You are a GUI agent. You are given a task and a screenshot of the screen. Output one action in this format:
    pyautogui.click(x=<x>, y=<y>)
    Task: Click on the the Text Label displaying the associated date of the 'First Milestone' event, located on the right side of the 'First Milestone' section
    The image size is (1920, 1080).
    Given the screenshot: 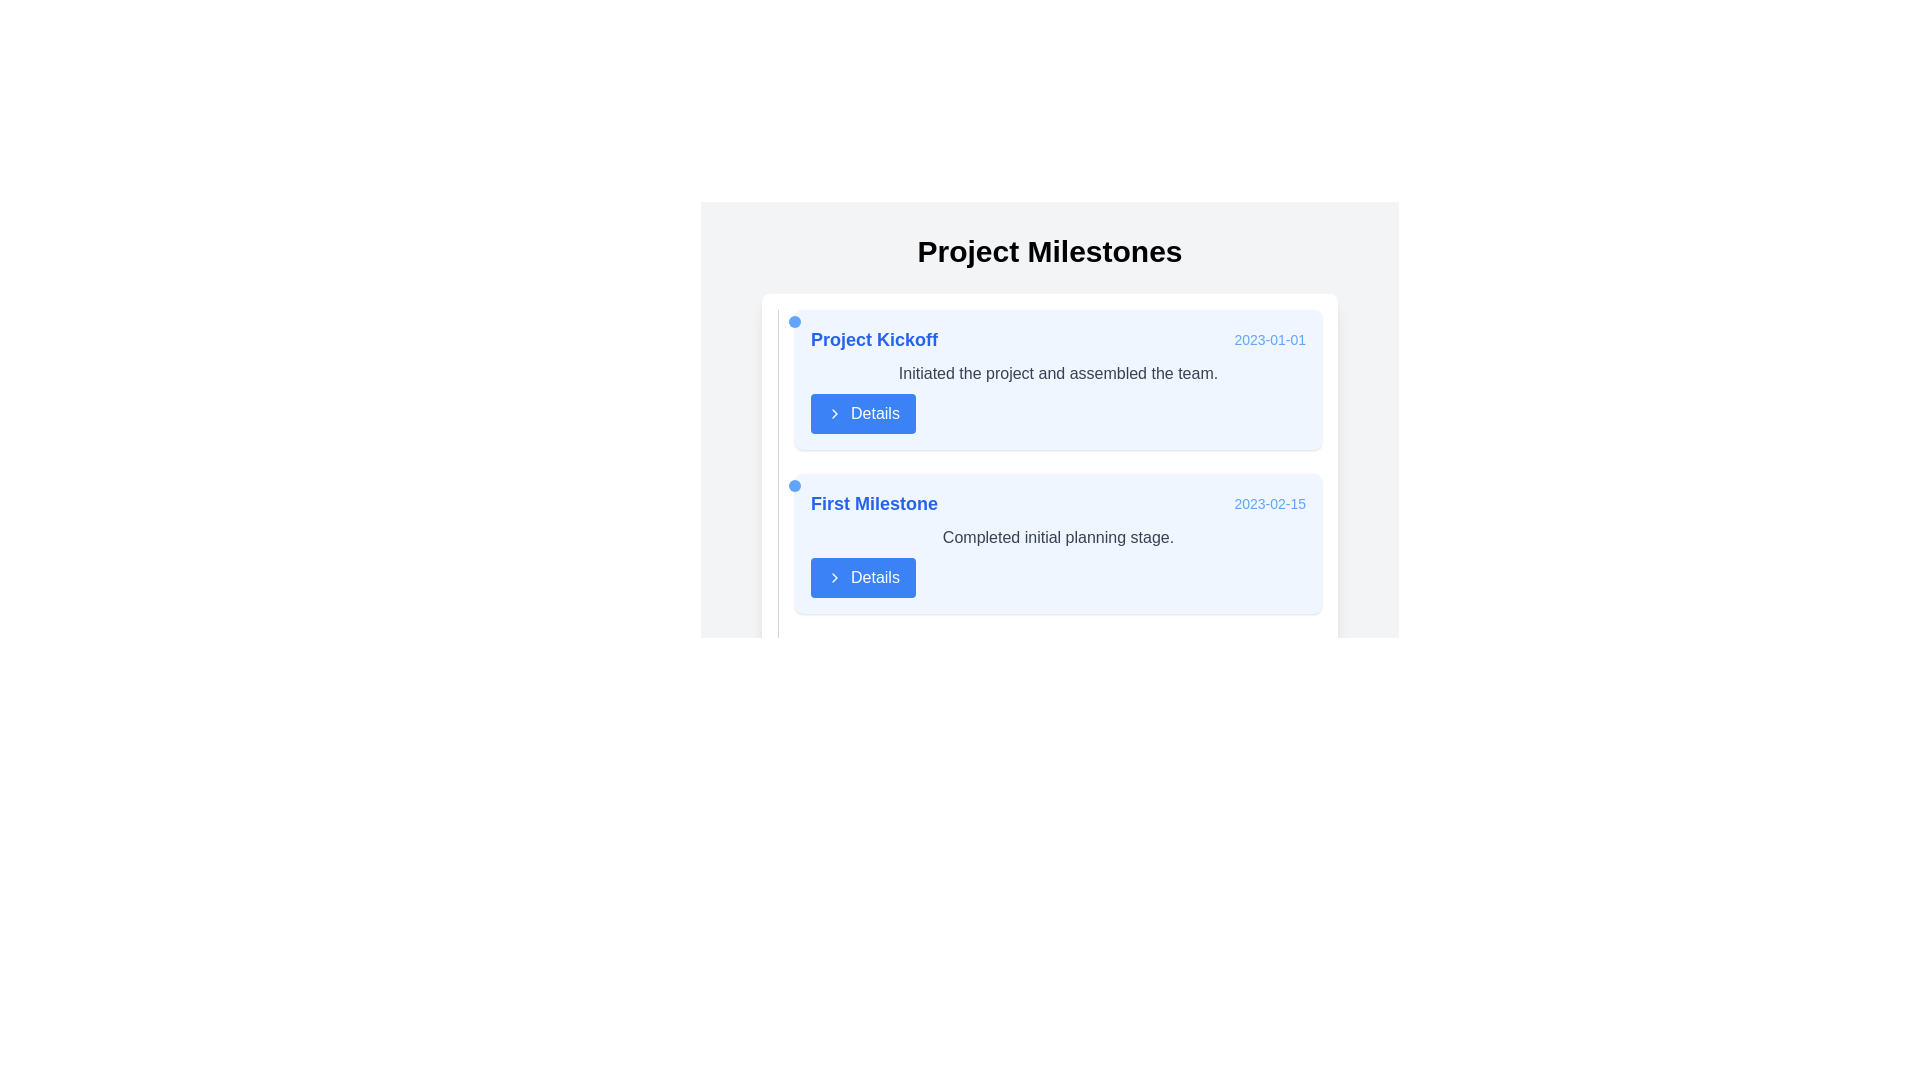 What is the action you would take?
    pyautogui.click(x=1269, y=503)
    